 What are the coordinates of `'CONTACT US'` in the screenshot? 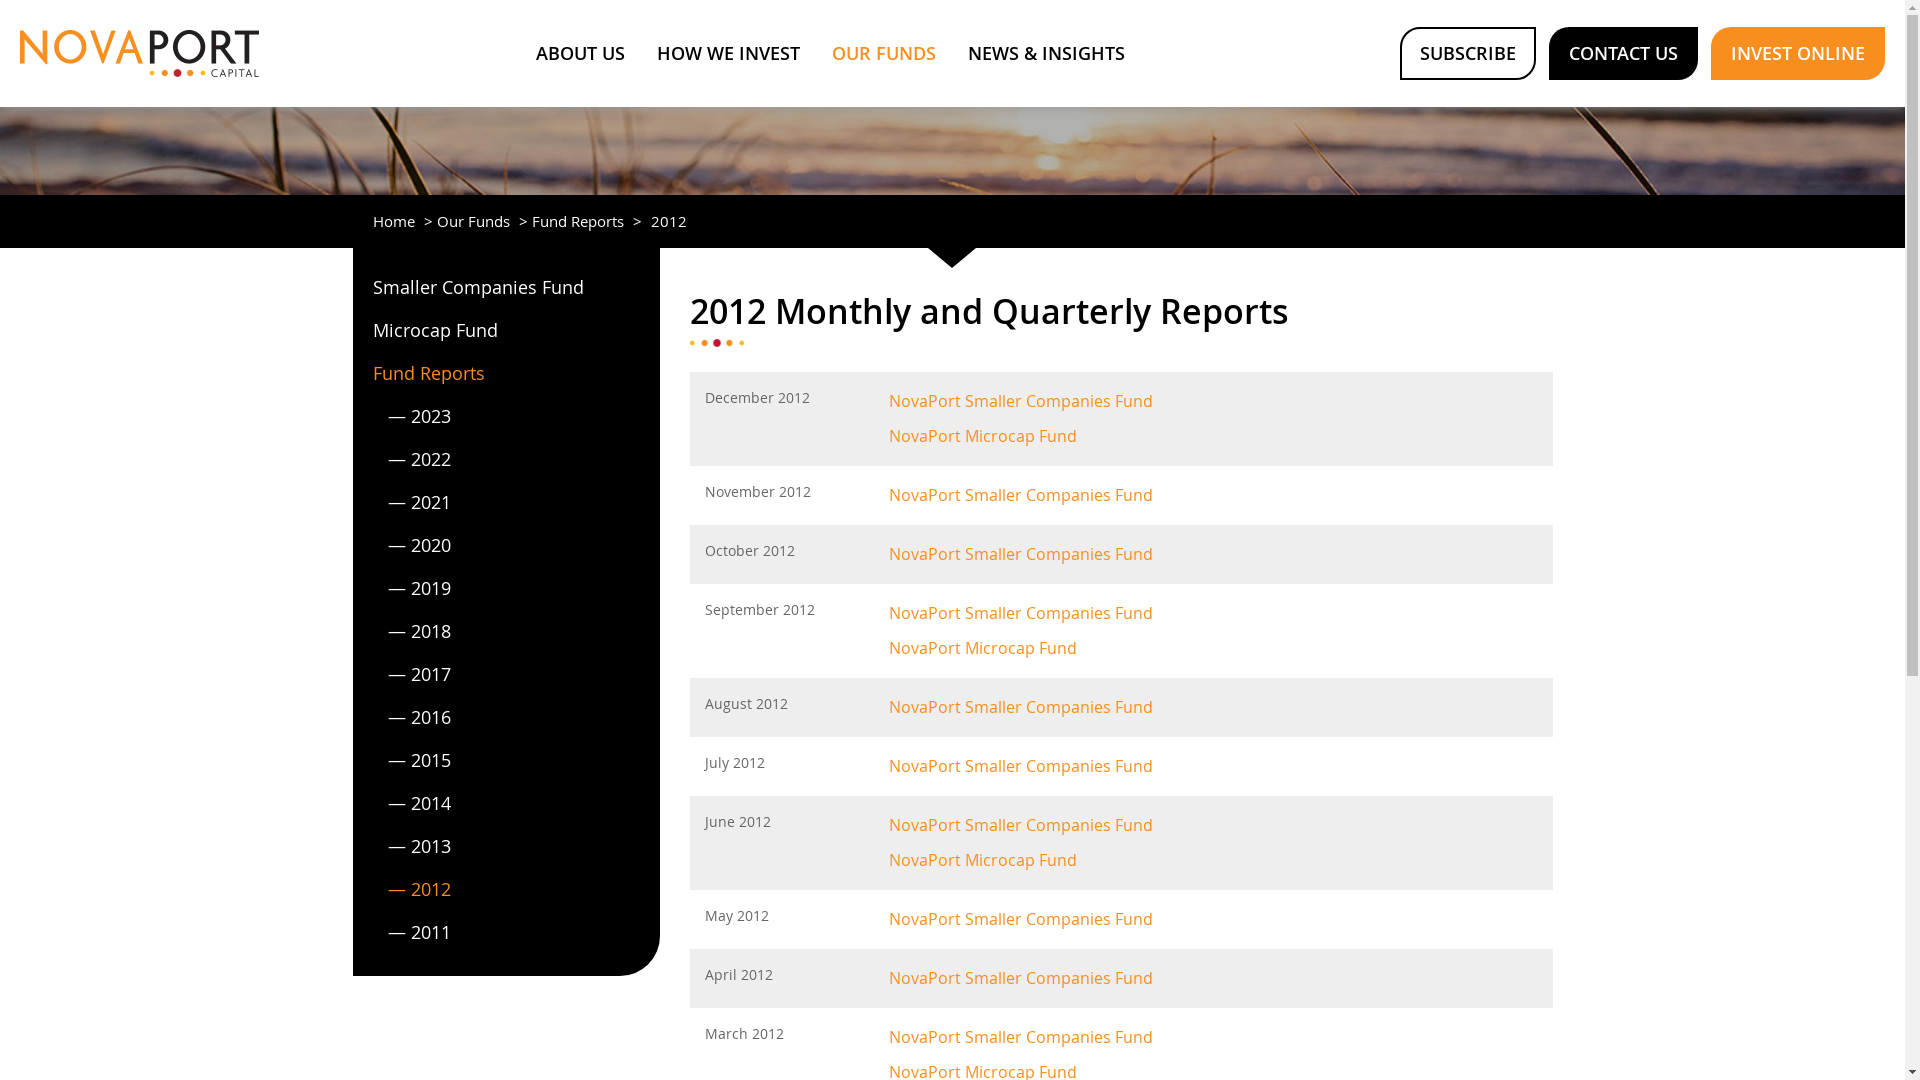 It's located at (1548, 52).